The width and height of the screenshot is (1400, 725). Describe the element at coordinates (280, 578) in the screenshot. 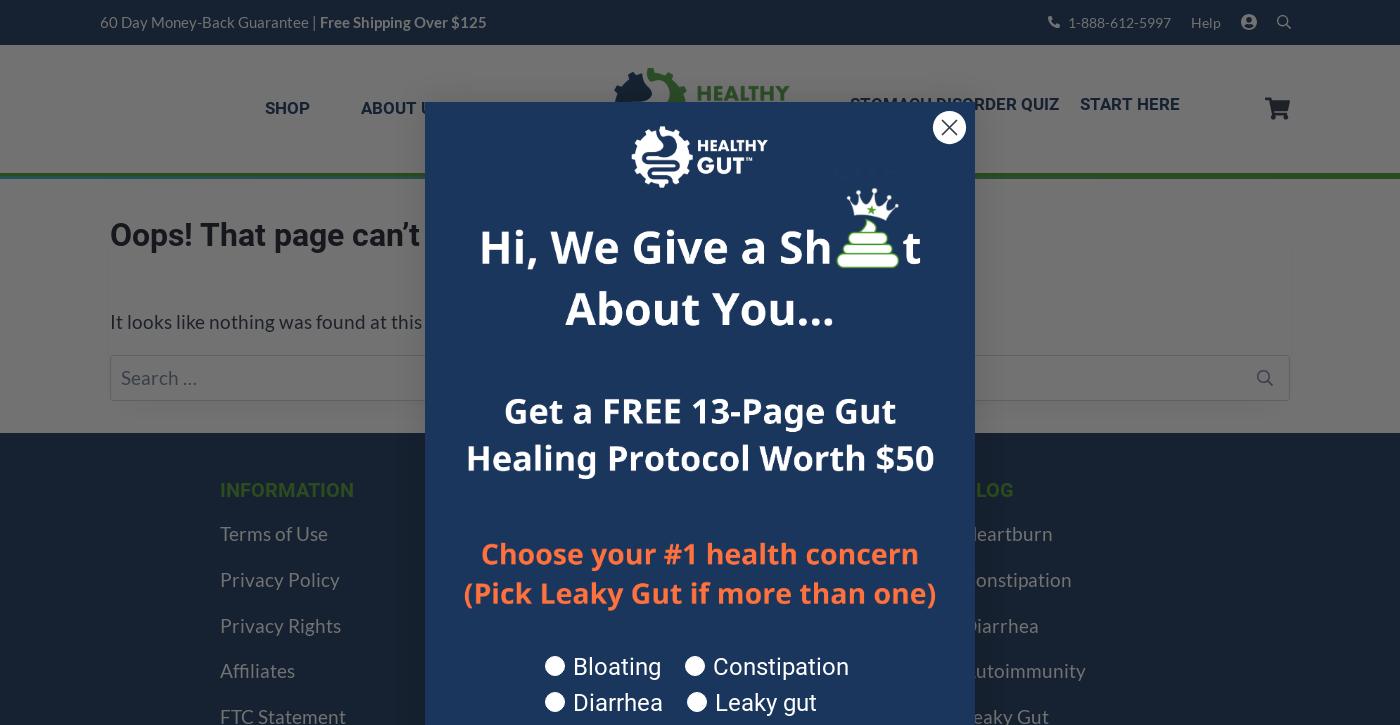

I see `'Privacy Policy'` at that location.